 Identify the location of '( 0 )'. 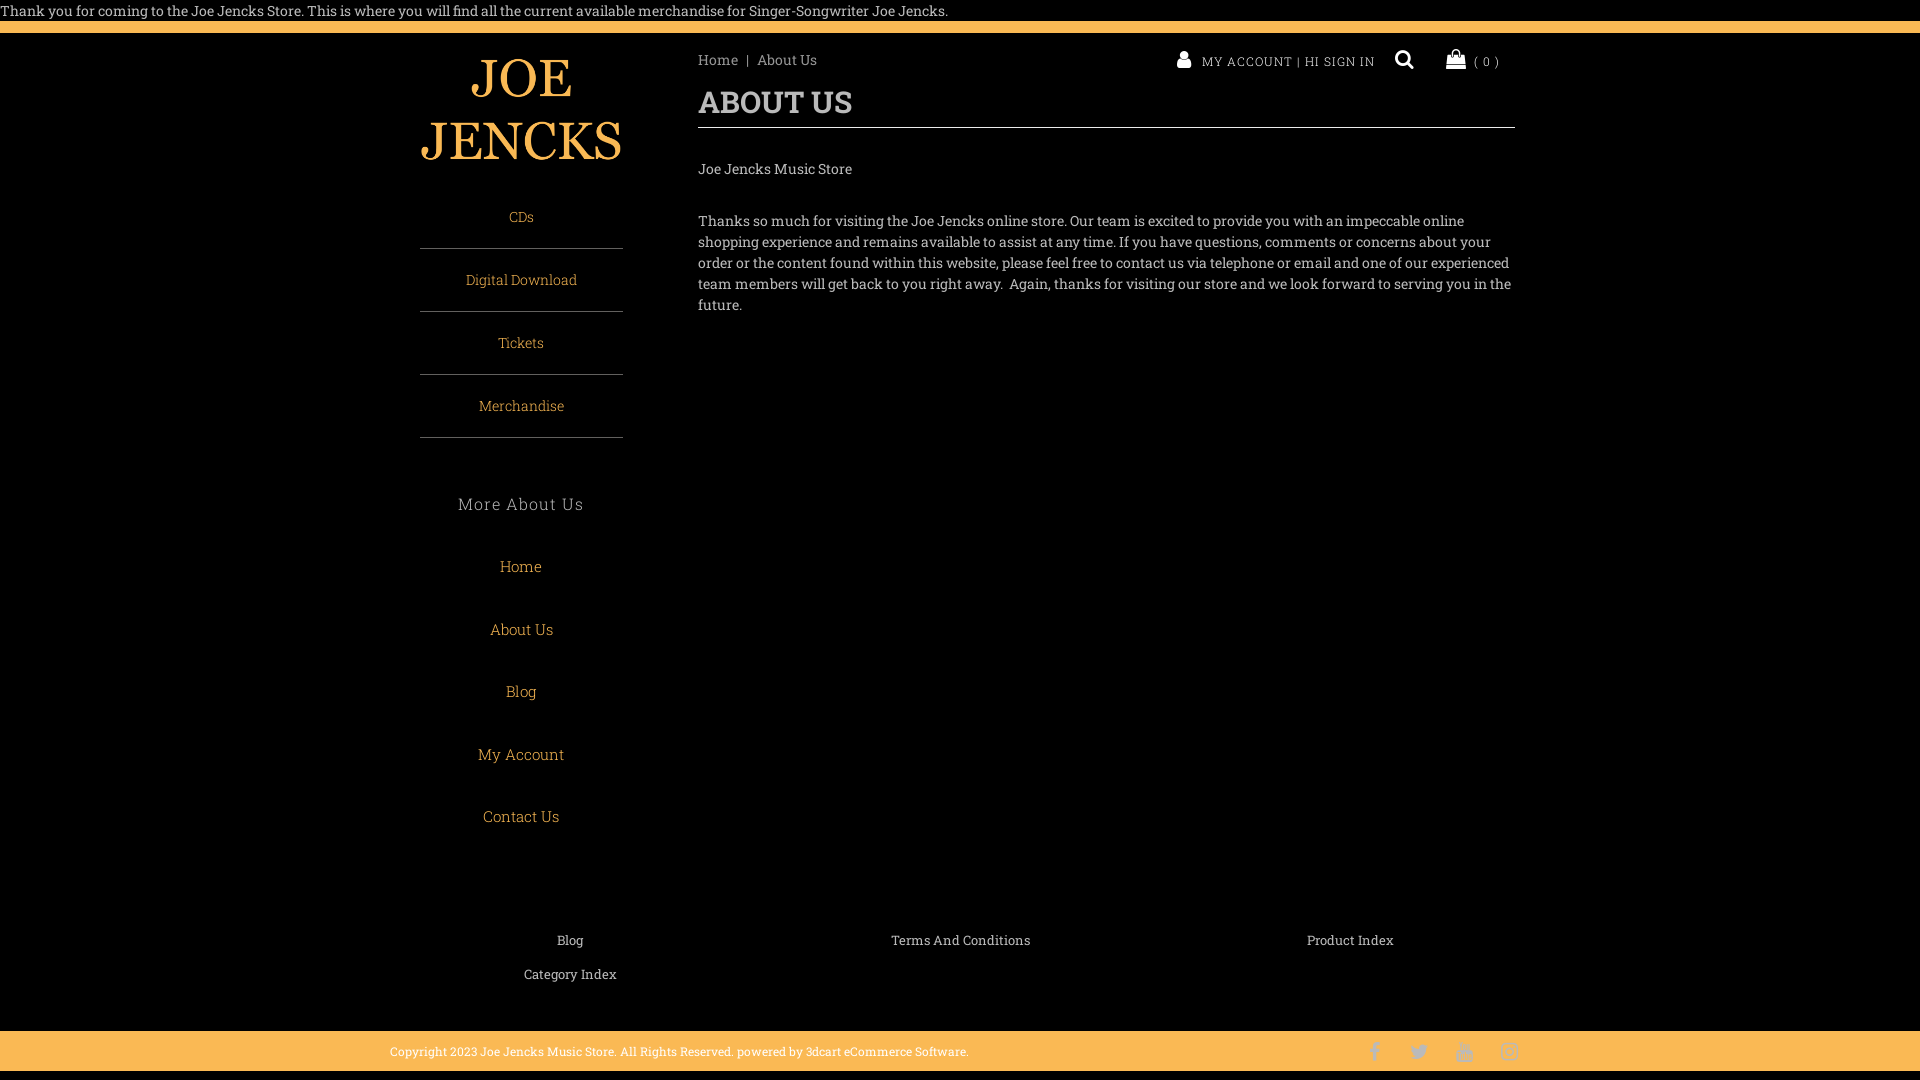
(1470, 60).